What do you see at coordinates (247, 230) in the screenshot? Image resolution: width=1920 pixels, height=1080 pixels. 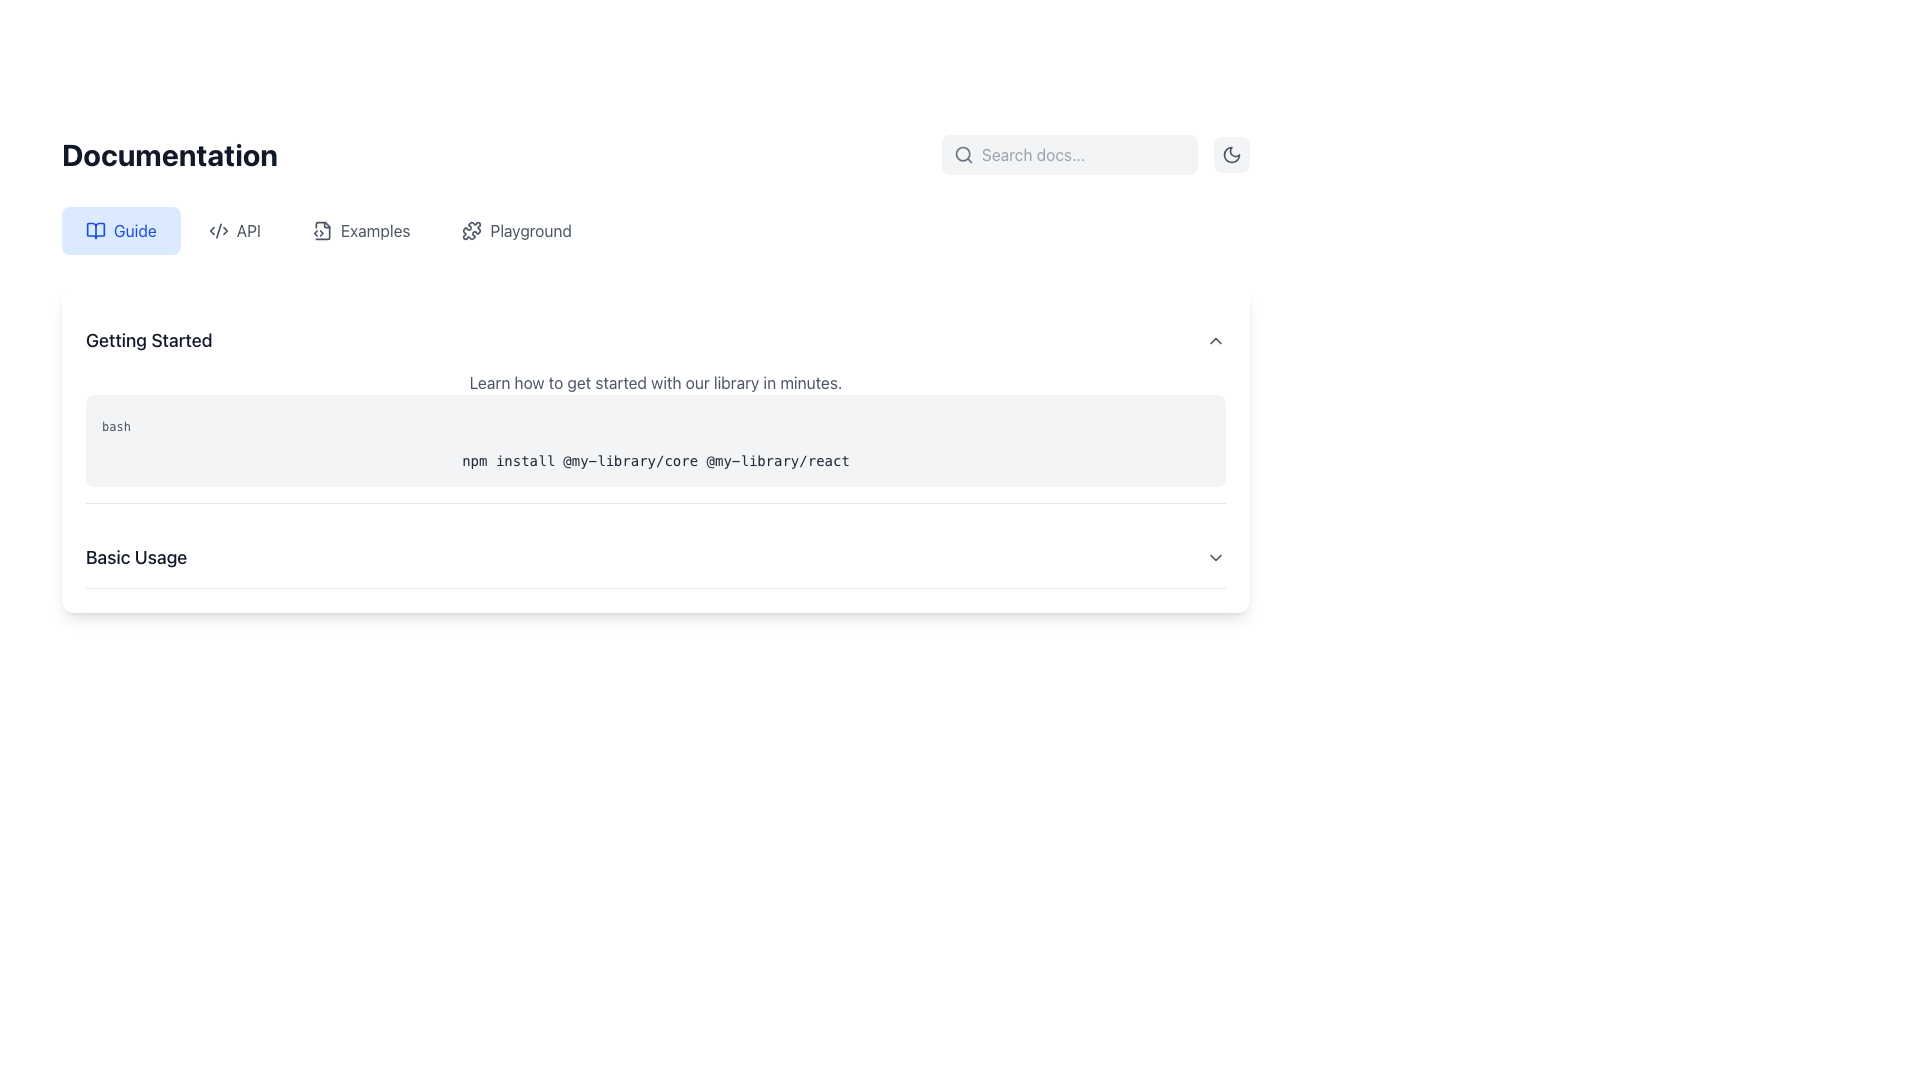 I see `the 'API' text label in the navigation menu` at bounding box center [247, 230].